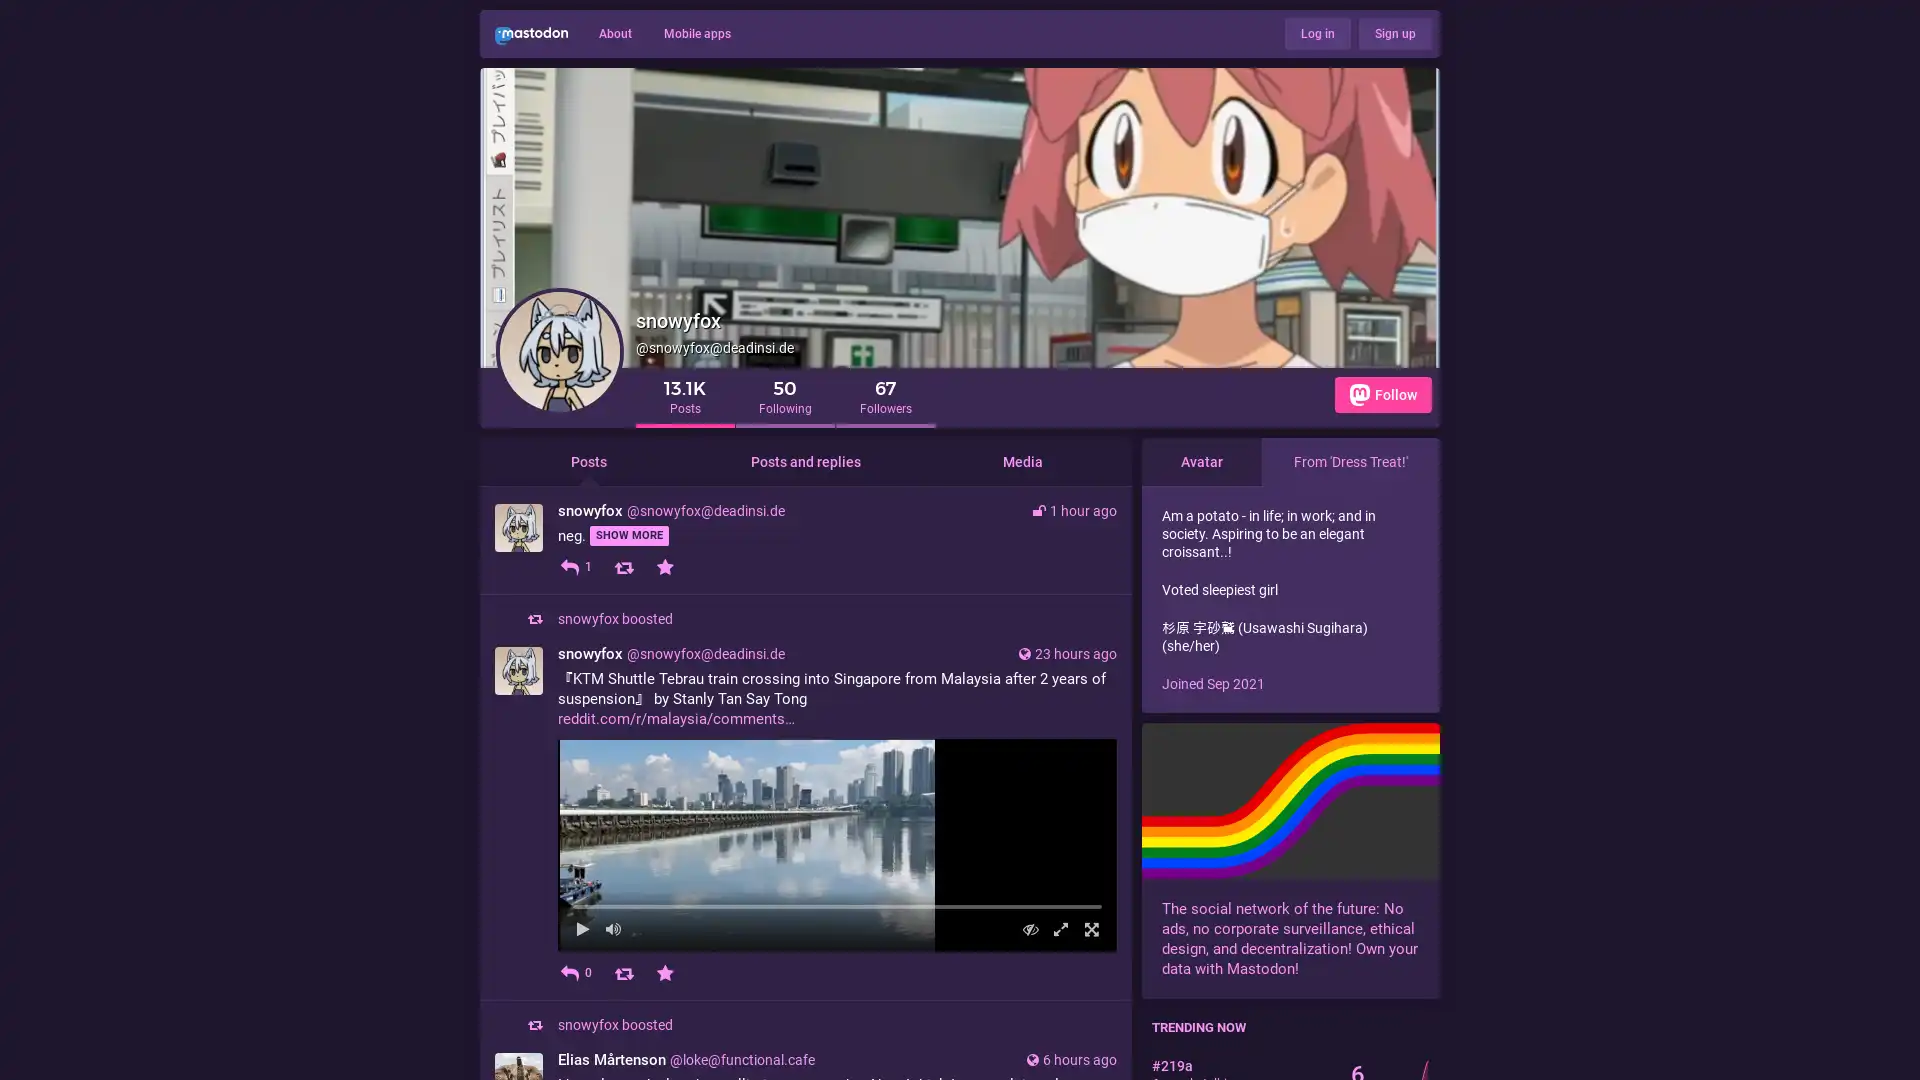 The image size is (1920, 1080). I want to click on City skyline under a cloudy blue sky. In the foreground, a lake of still water, and a train line on a bridge over it. A yellow train slowly crosses., so click(837, 894).